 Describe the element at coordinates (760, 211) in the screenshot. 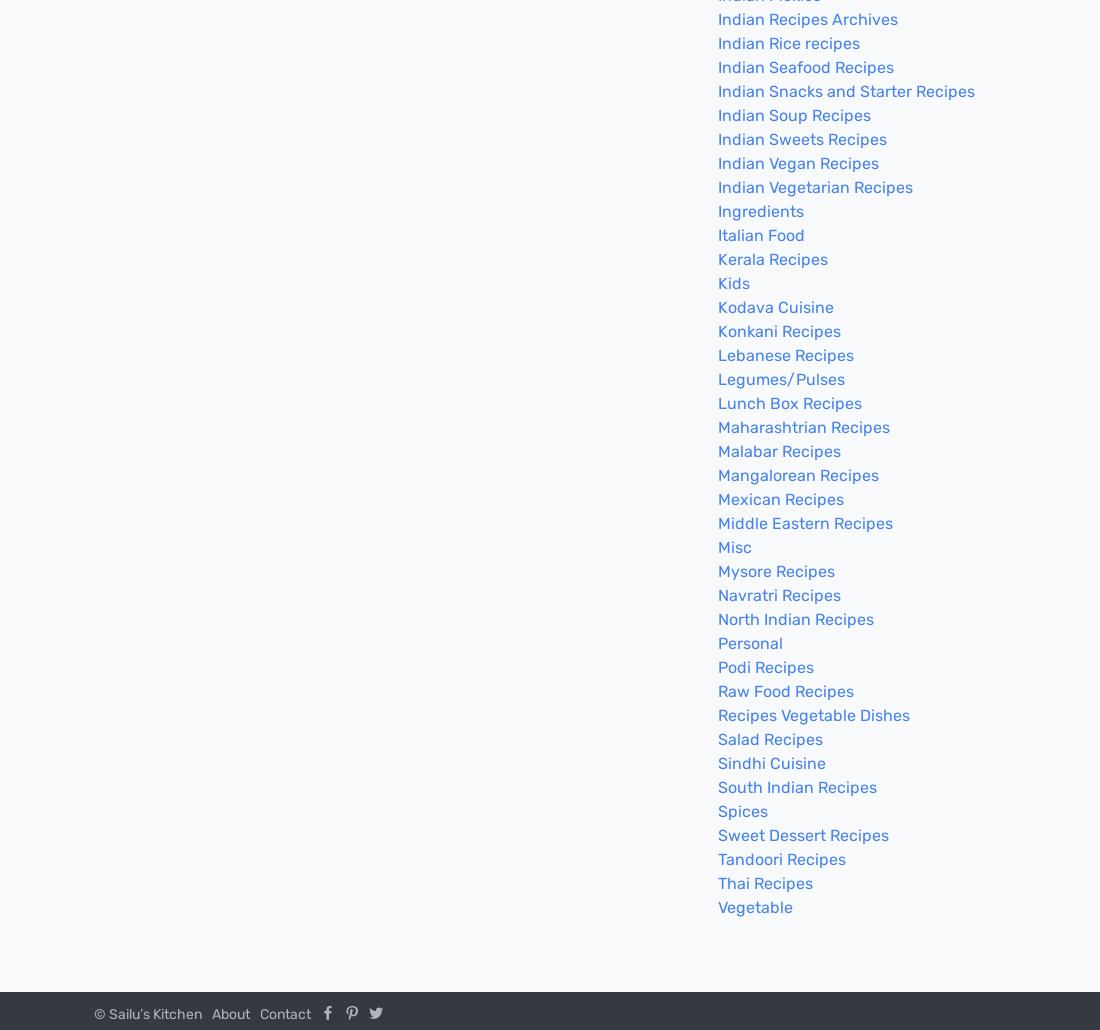

I see `'Ingredients'` at that location.